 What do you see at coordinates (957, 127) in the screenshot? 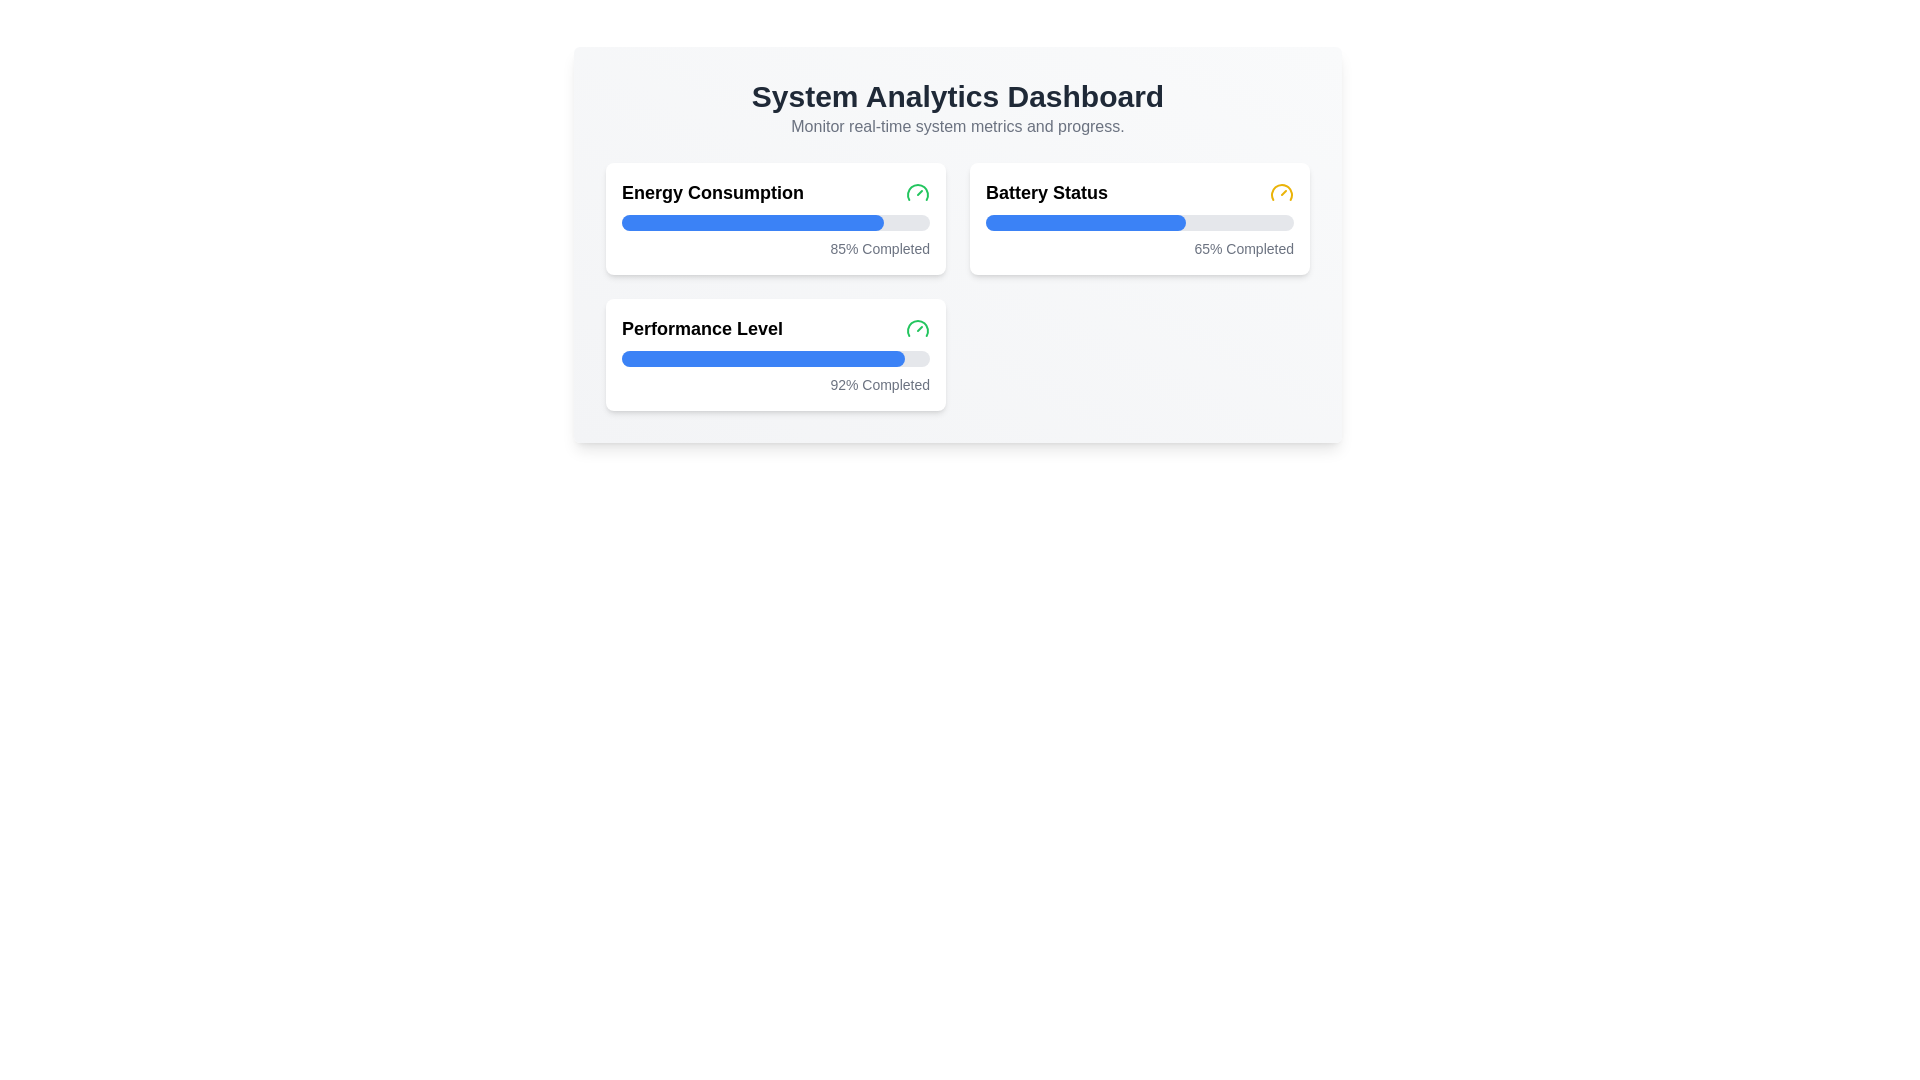
I see `static text element displaying 'Monitor real-time system metrics and progress.' located below the title 'System Analytics Dashboard'` at bounding box center [957, 127].